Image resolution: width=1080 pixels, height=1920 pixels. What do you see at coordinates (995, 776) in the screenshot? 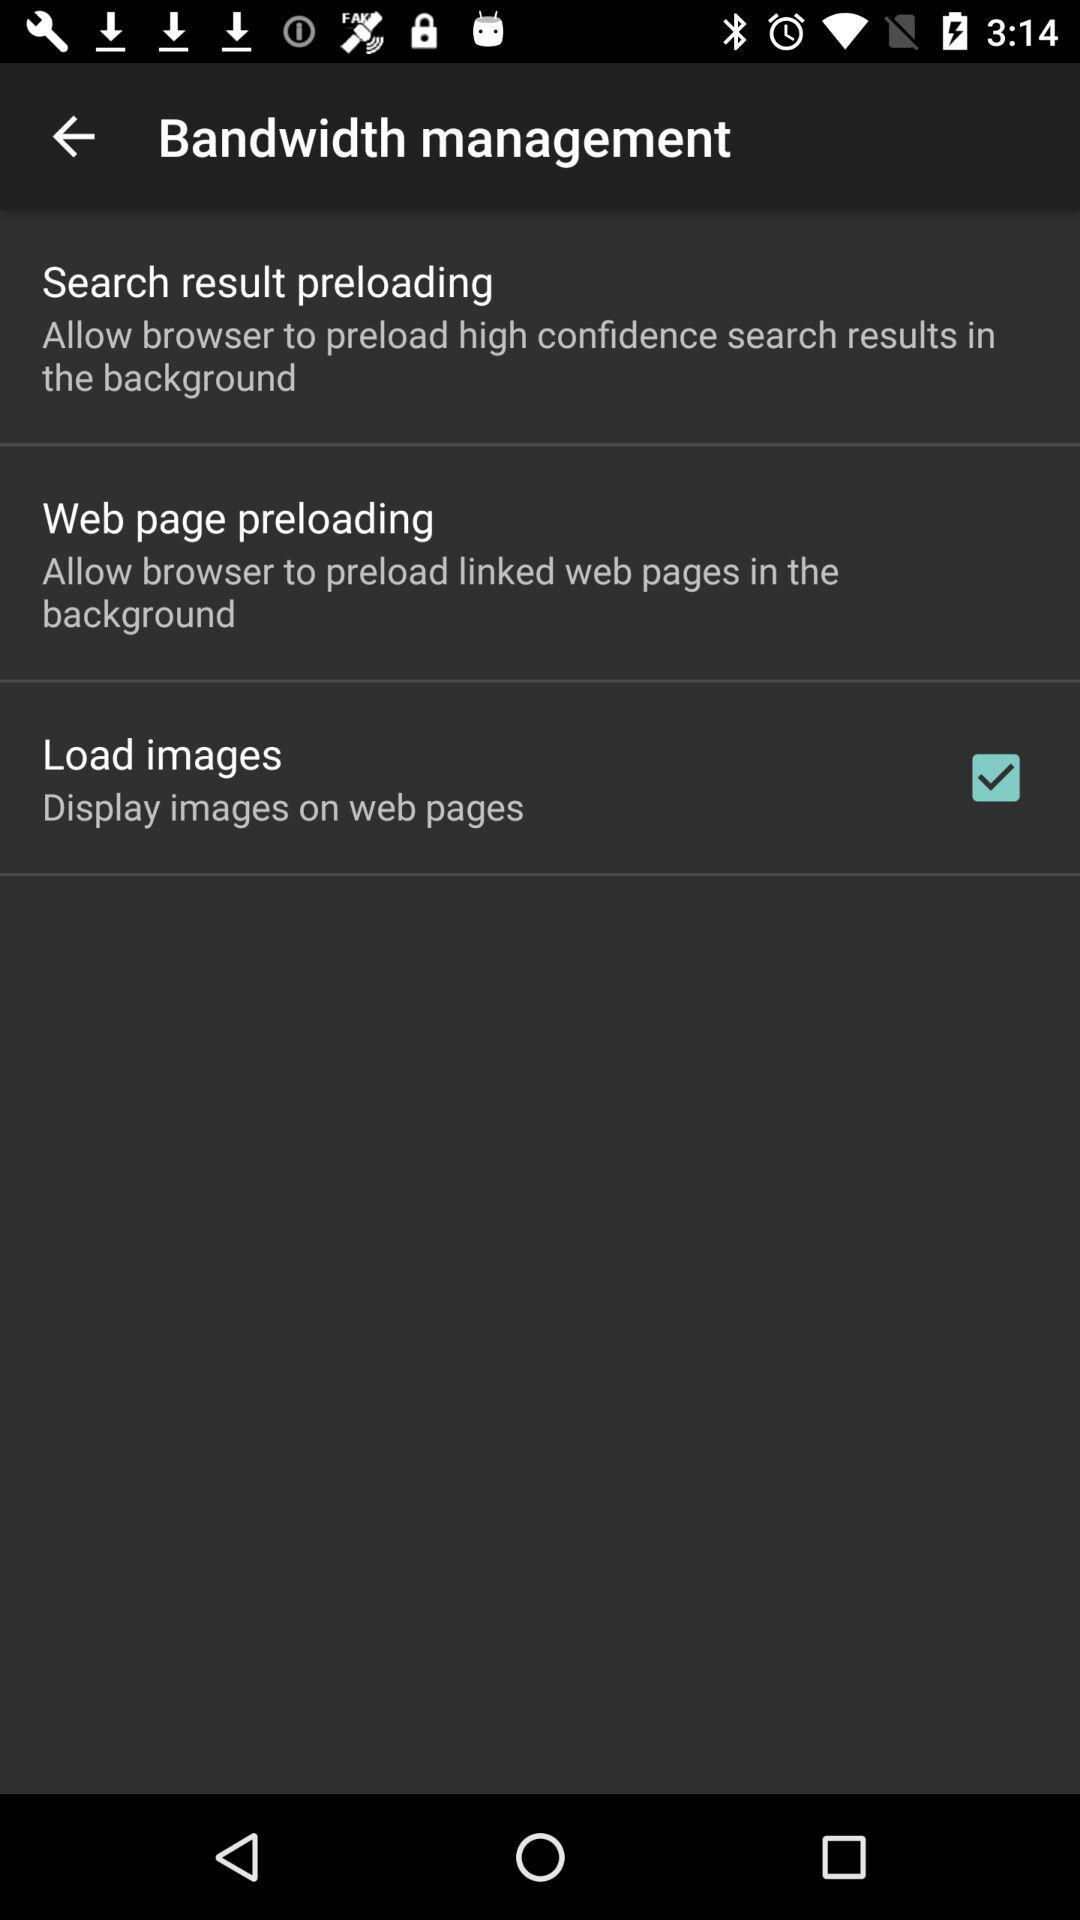
I see `the item below the allow browser to` at bounding box center [995, 776].